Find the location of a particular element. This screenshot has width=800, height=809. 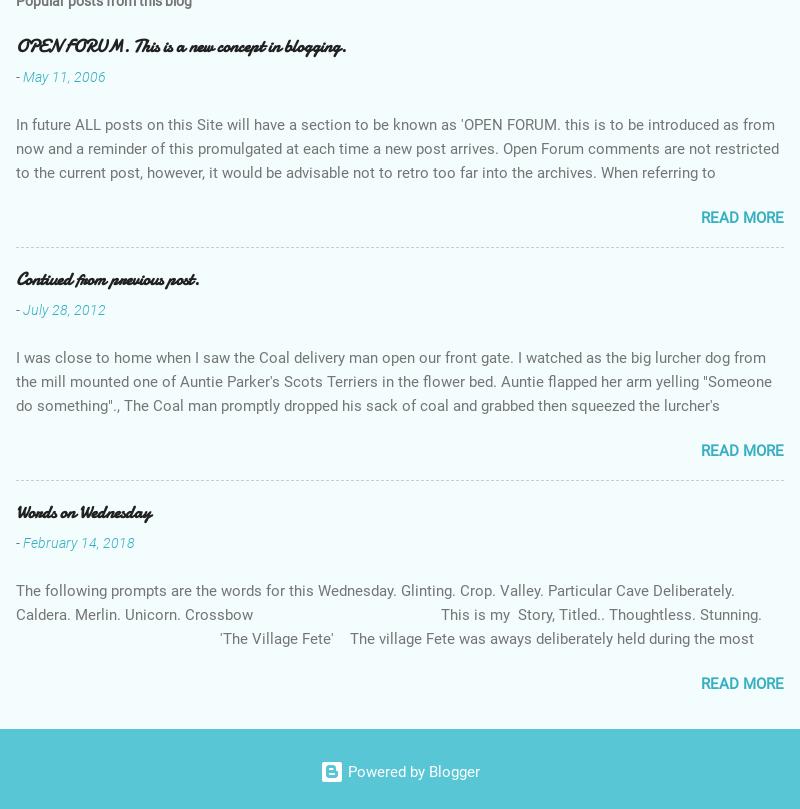

'February 14, 2018' is located at coordinates (79, 542).